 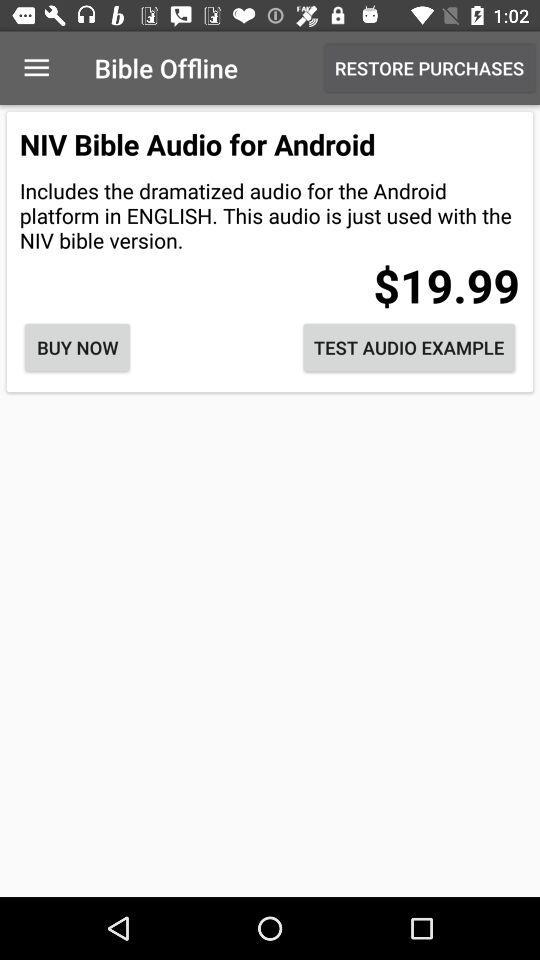 I want to click on item next to the bible offline, so click(x=36, y=68).